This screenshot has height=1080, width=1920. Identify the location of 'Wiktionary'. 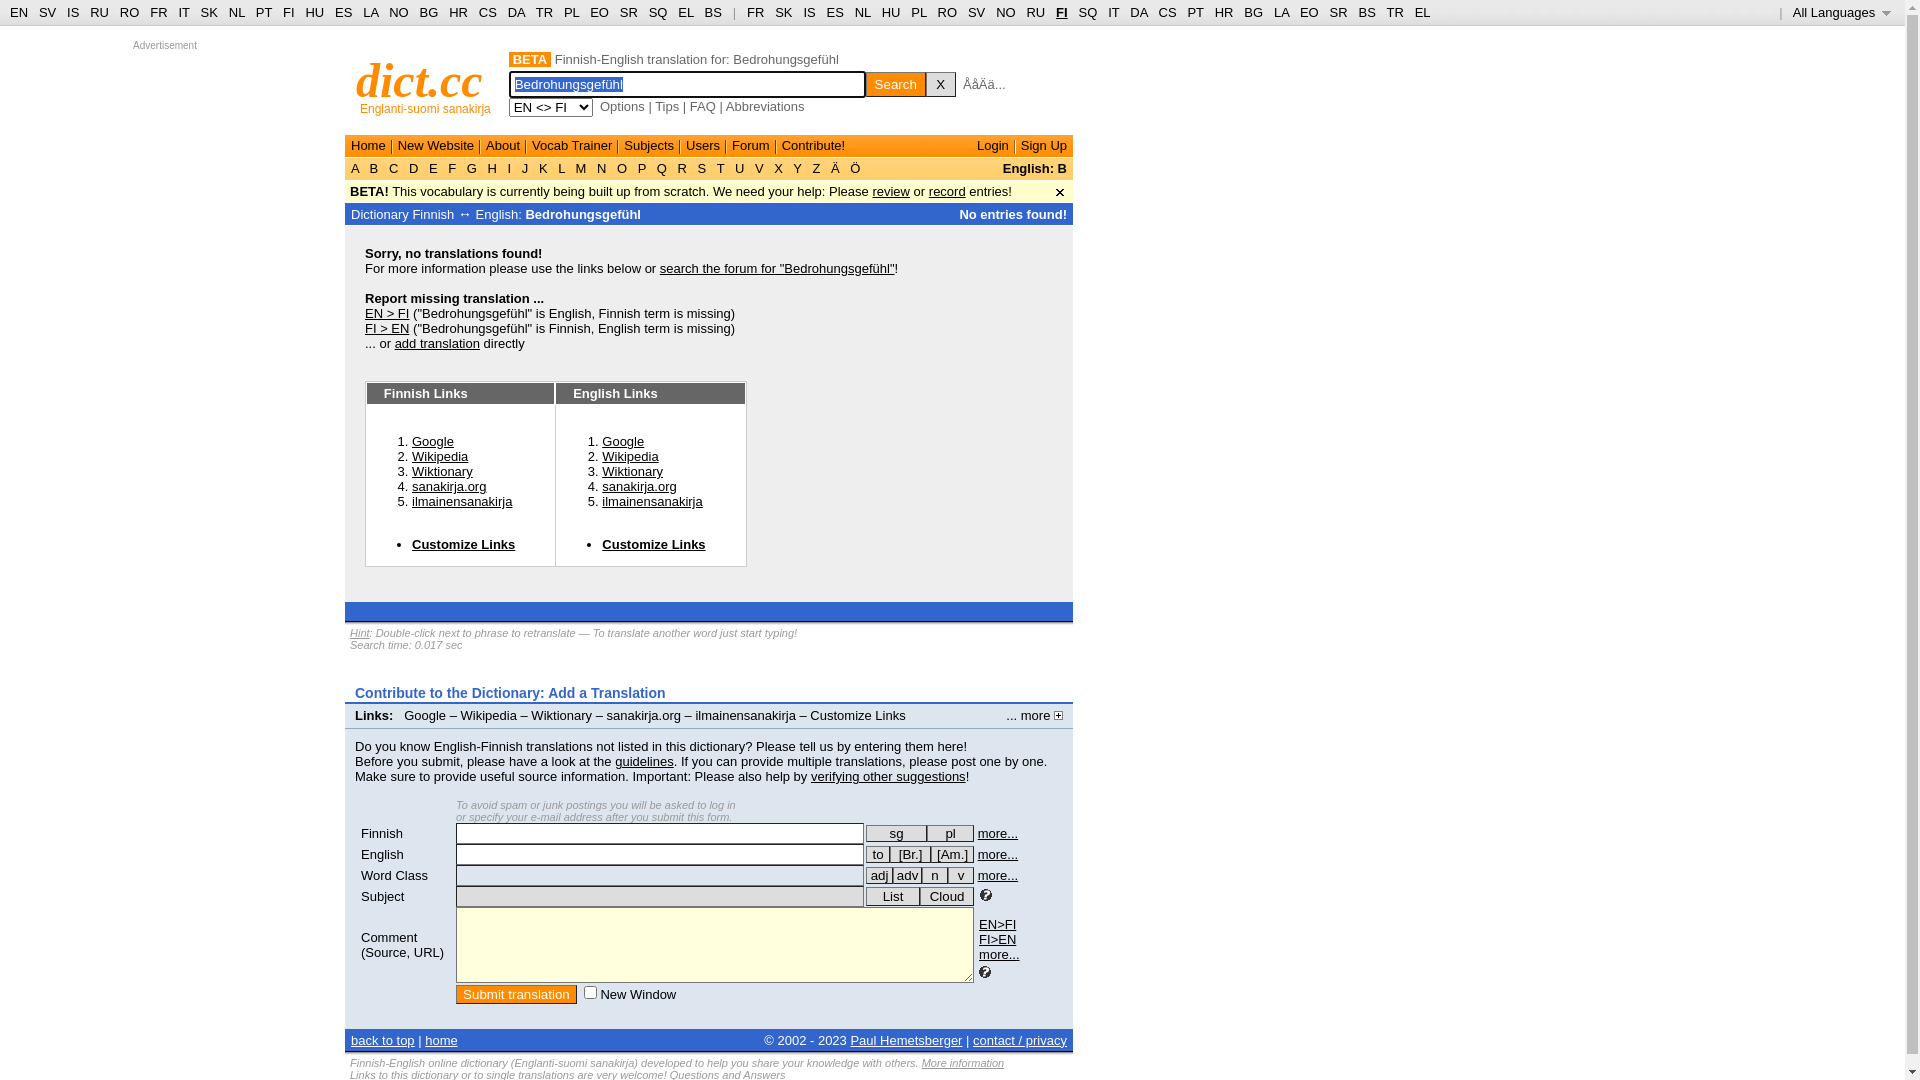
(411, 471).